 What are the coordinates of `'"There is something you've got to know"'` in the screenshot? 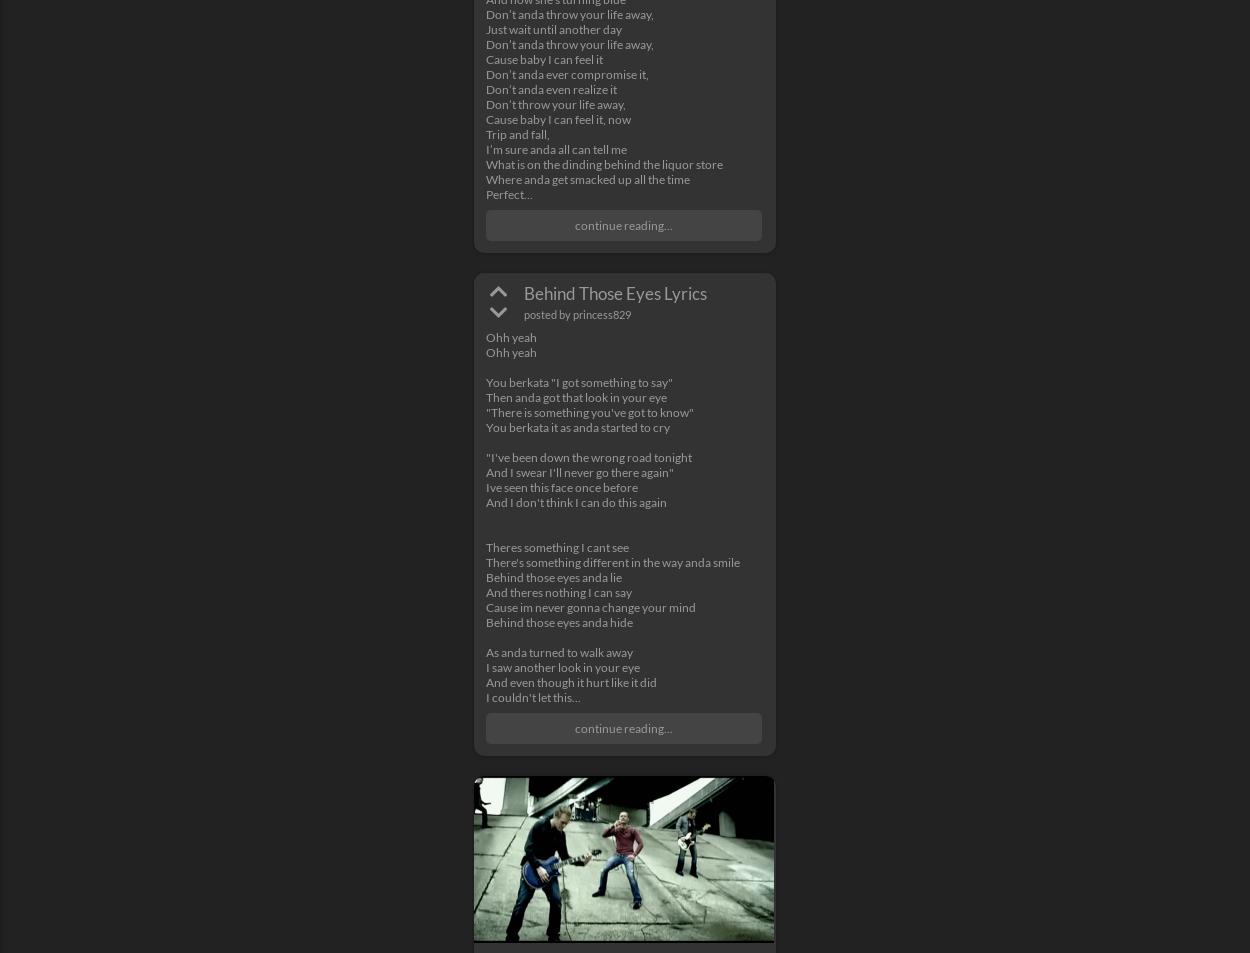 It's located at (589, 410).